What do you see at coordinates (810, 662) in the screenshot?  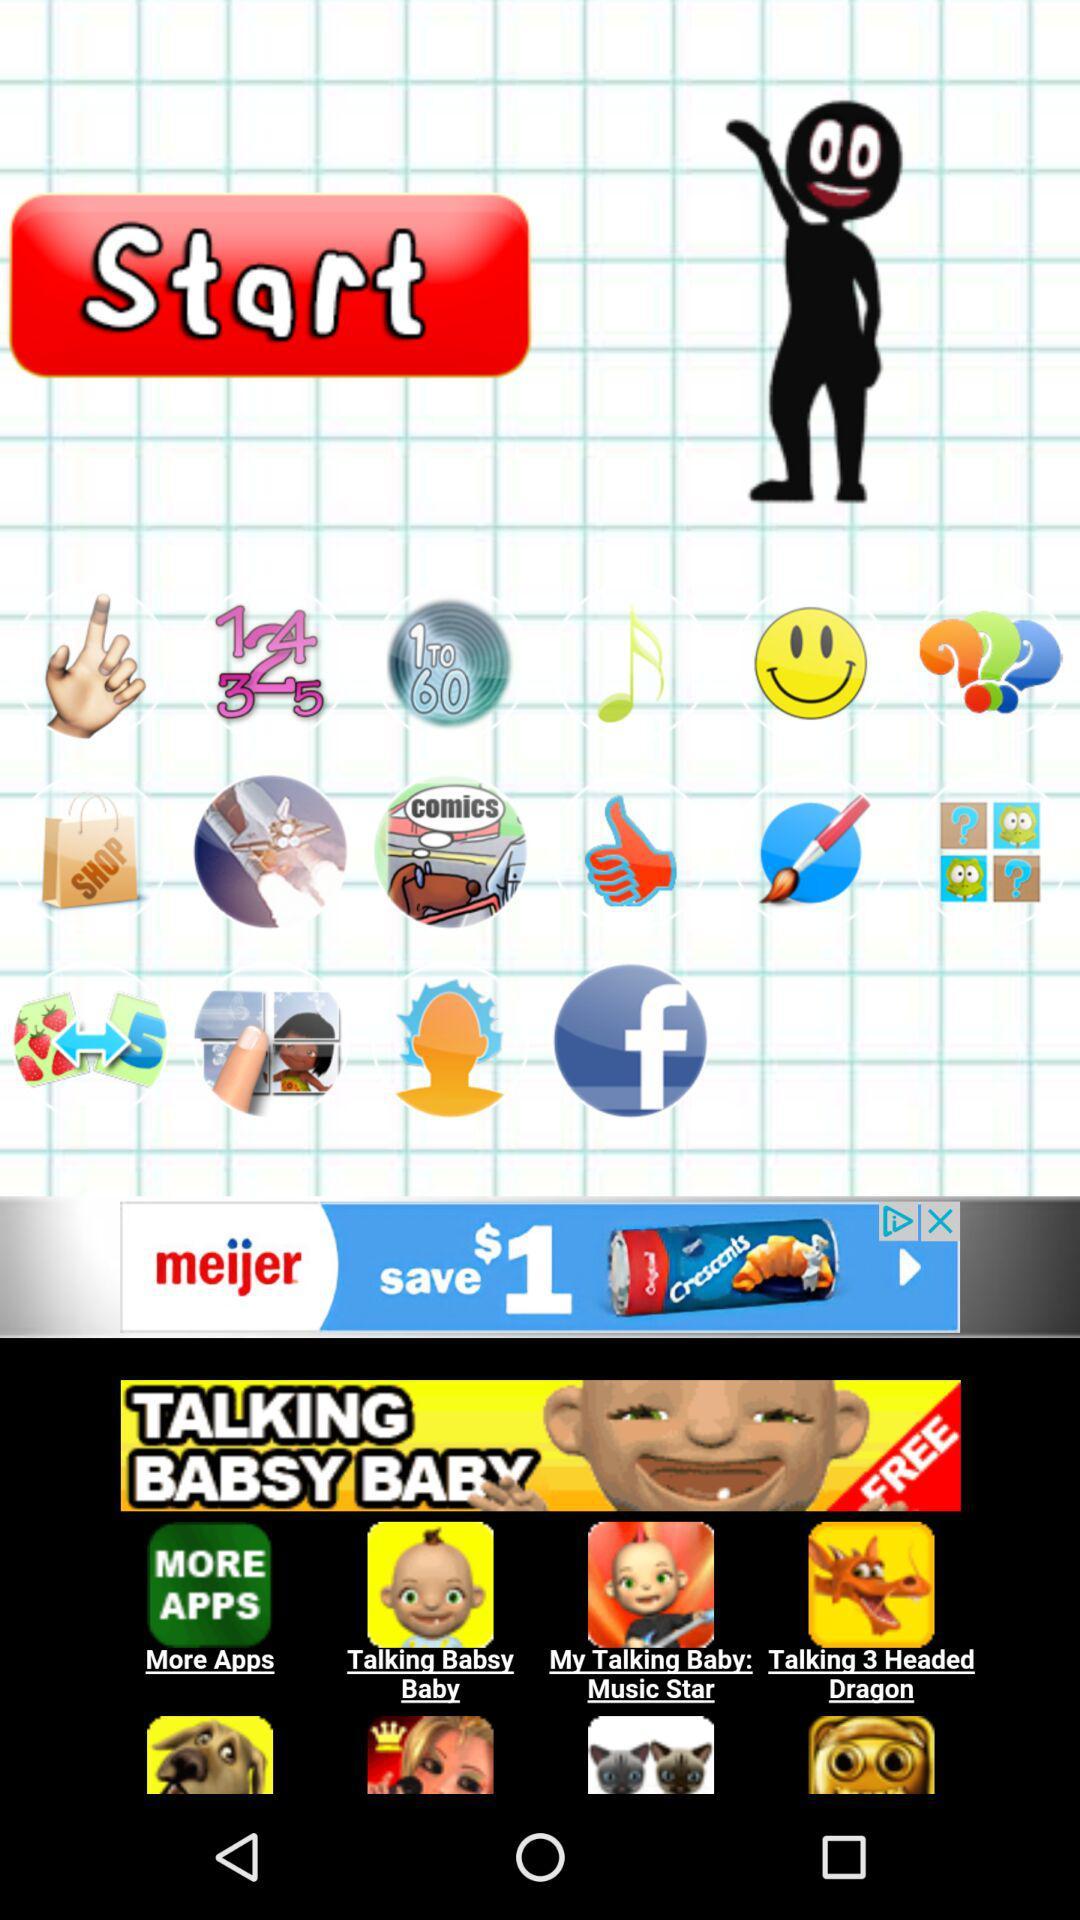 I see `smile emoji` at bounding box center [810, 662].